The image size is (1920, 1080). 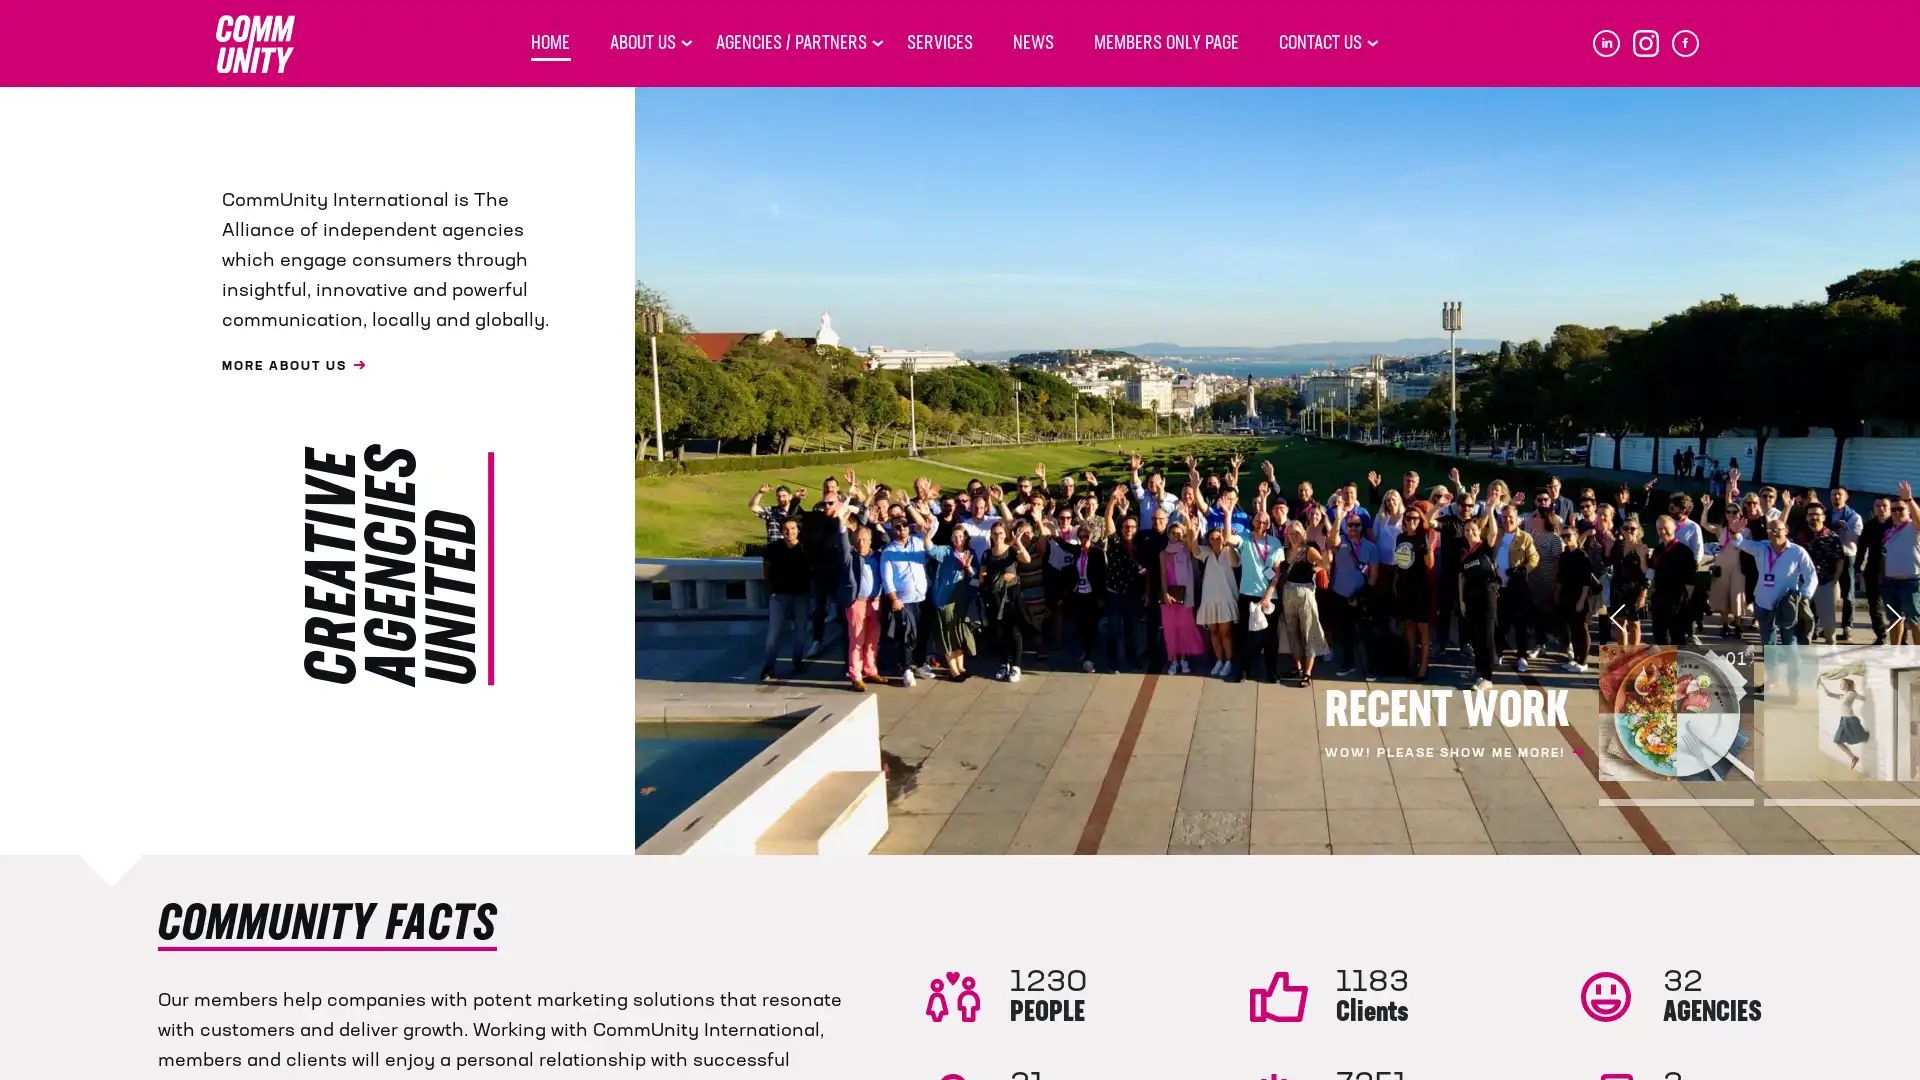 I want to click on Next slide, so click(x=1890, y=627).